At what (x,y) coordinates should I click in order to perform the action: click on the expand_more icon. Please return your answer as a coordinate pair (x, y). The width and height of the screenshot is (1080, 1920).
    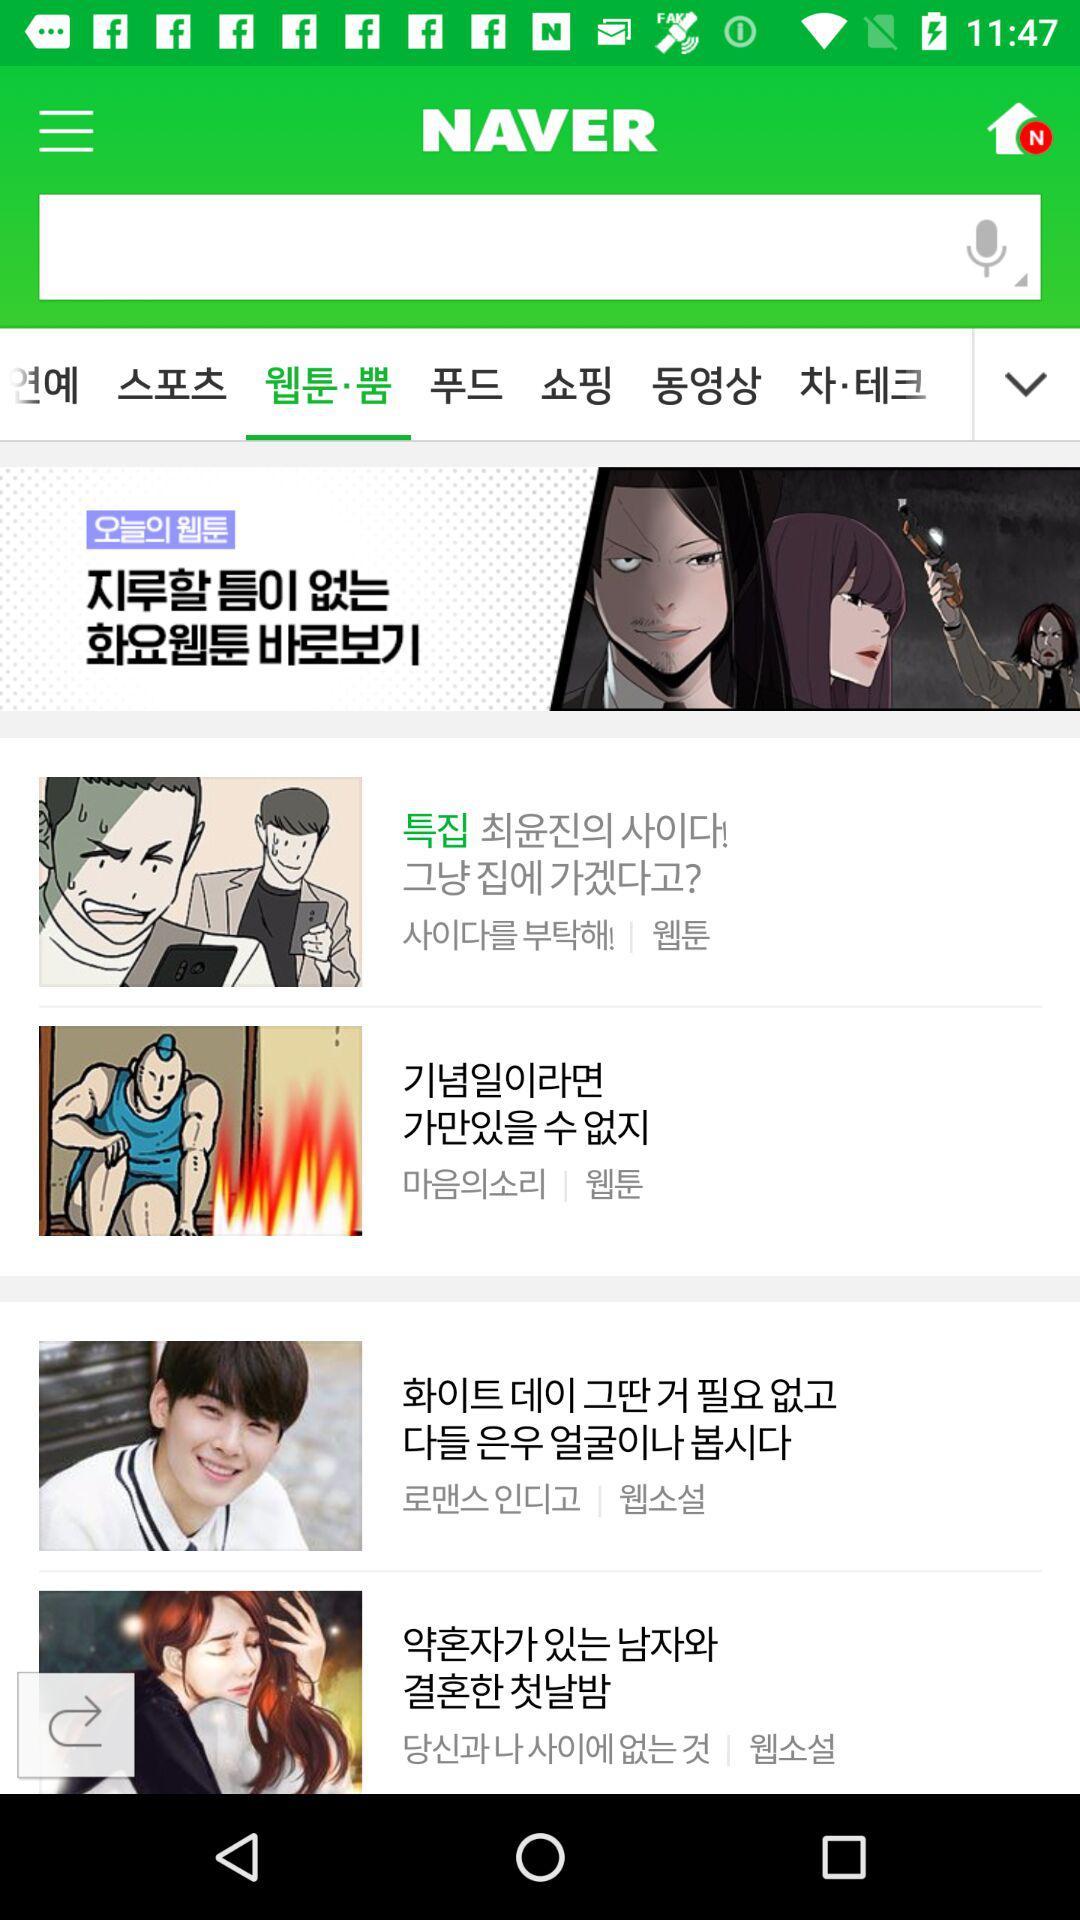
    Looking at the image, I should click on (1026, 385).